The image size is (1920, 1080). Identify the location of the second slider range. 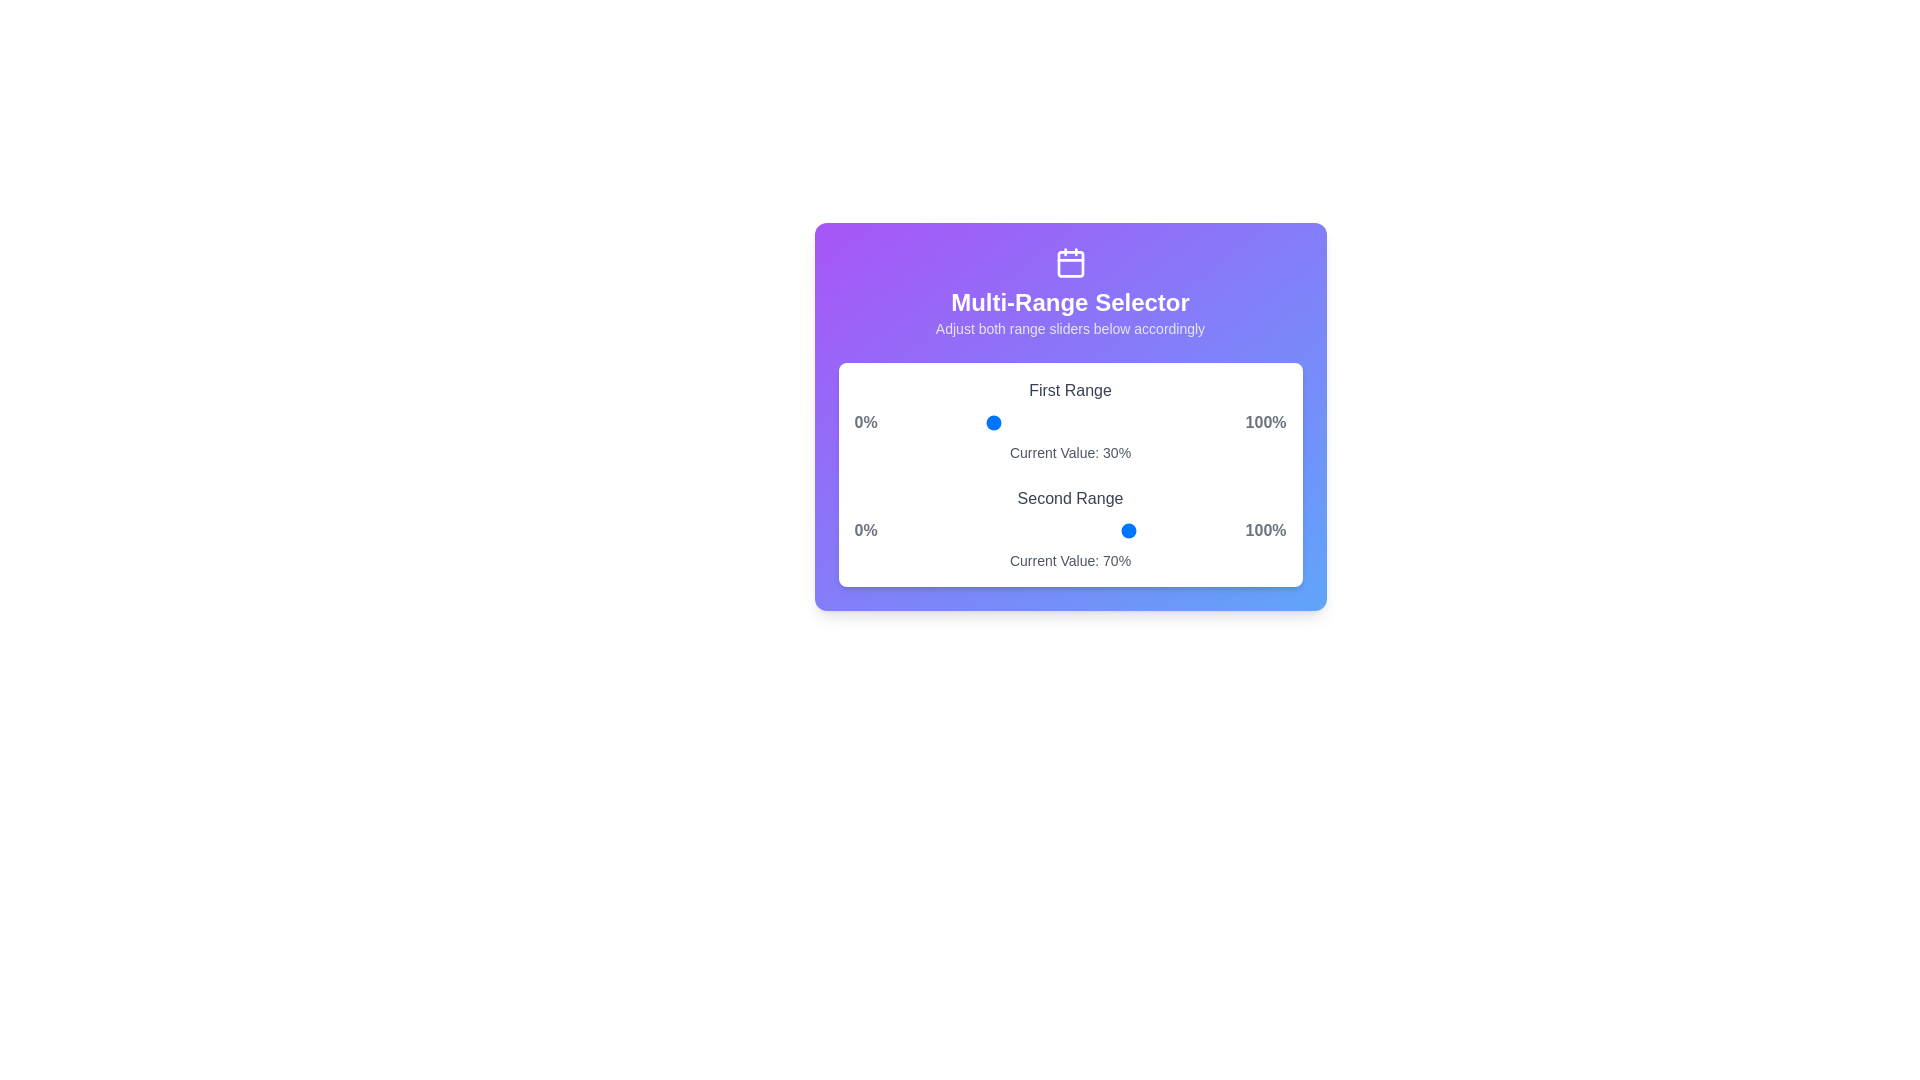
(912, 530).